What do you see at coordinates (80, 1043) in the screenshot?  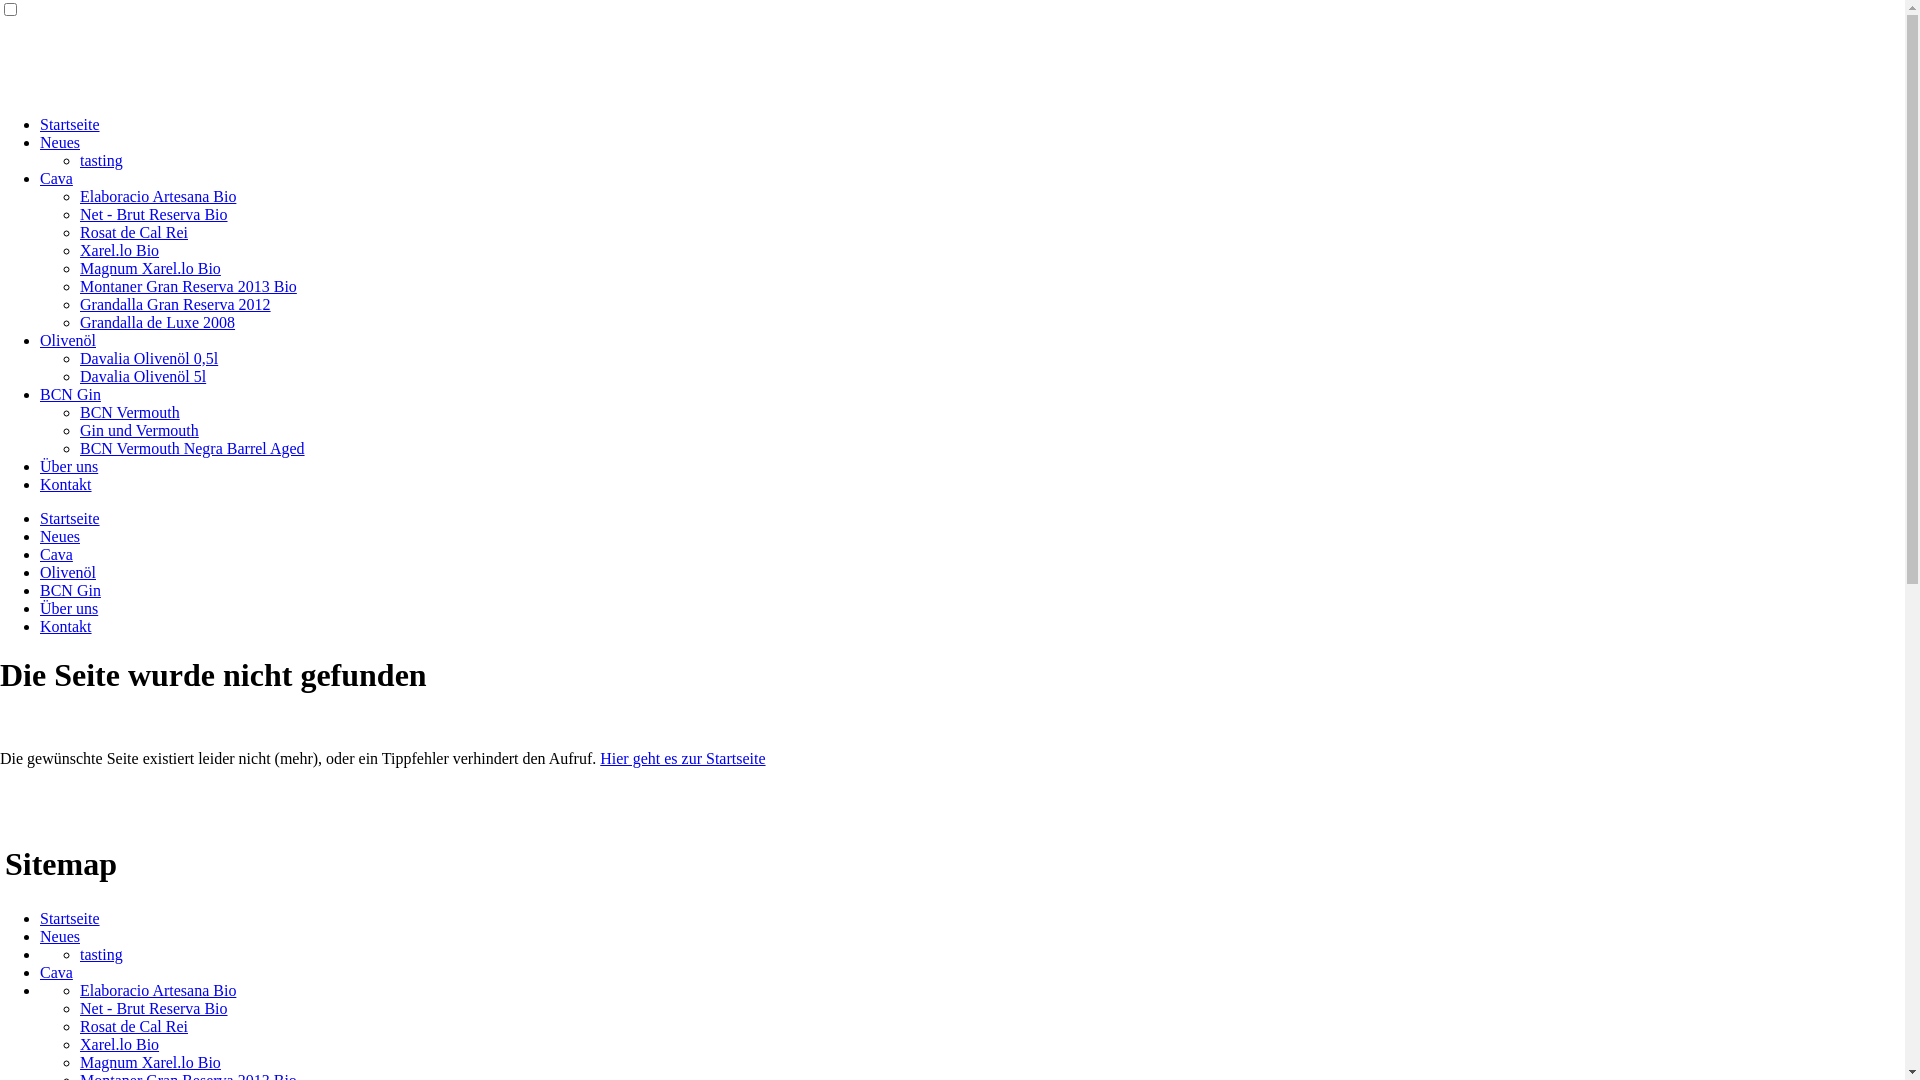 I see `'Xarel.lo Bio'` at bounding box center [80, 1043].